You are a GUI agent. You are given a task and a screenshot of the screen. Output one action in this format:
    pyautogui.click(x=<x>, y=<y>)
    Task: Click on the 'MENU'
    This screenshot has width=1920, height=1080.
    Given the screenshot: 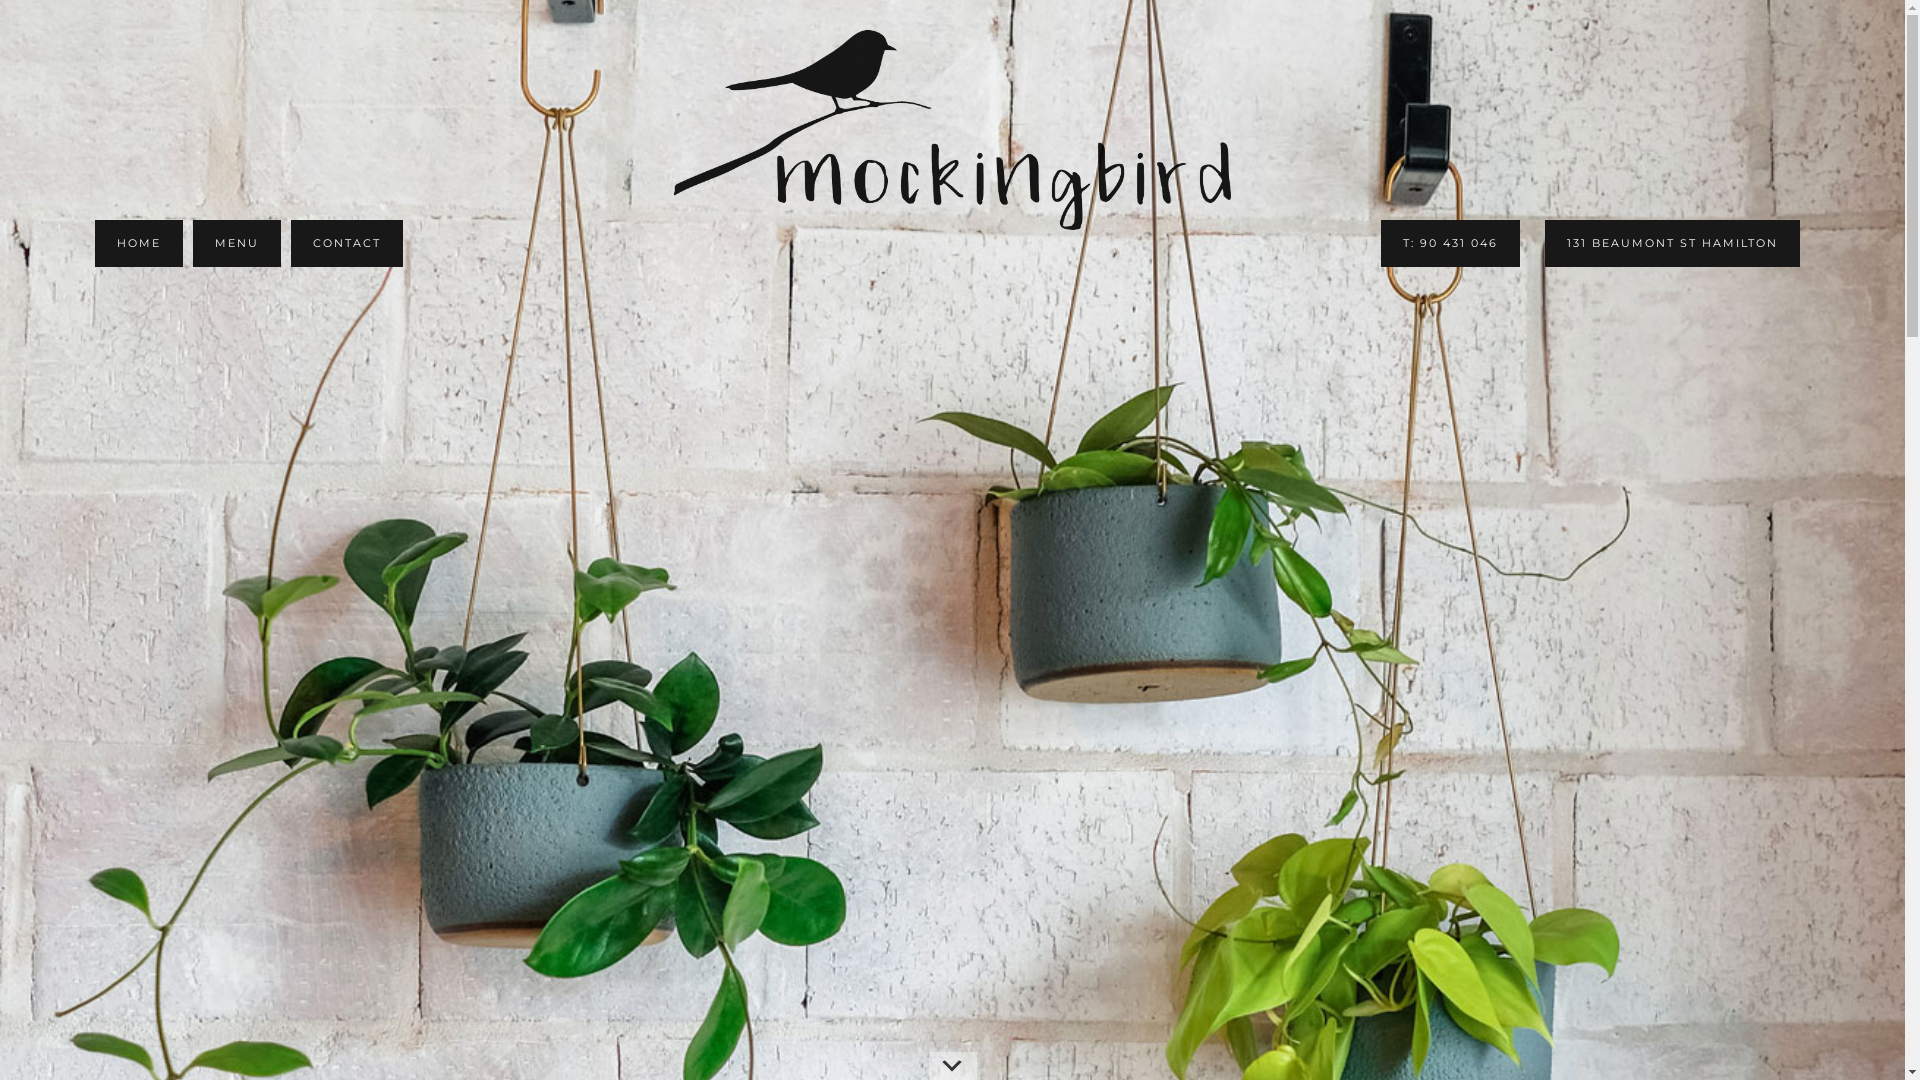 What is the action you would take?
    pyautogui.click(x=236, y=242)
    